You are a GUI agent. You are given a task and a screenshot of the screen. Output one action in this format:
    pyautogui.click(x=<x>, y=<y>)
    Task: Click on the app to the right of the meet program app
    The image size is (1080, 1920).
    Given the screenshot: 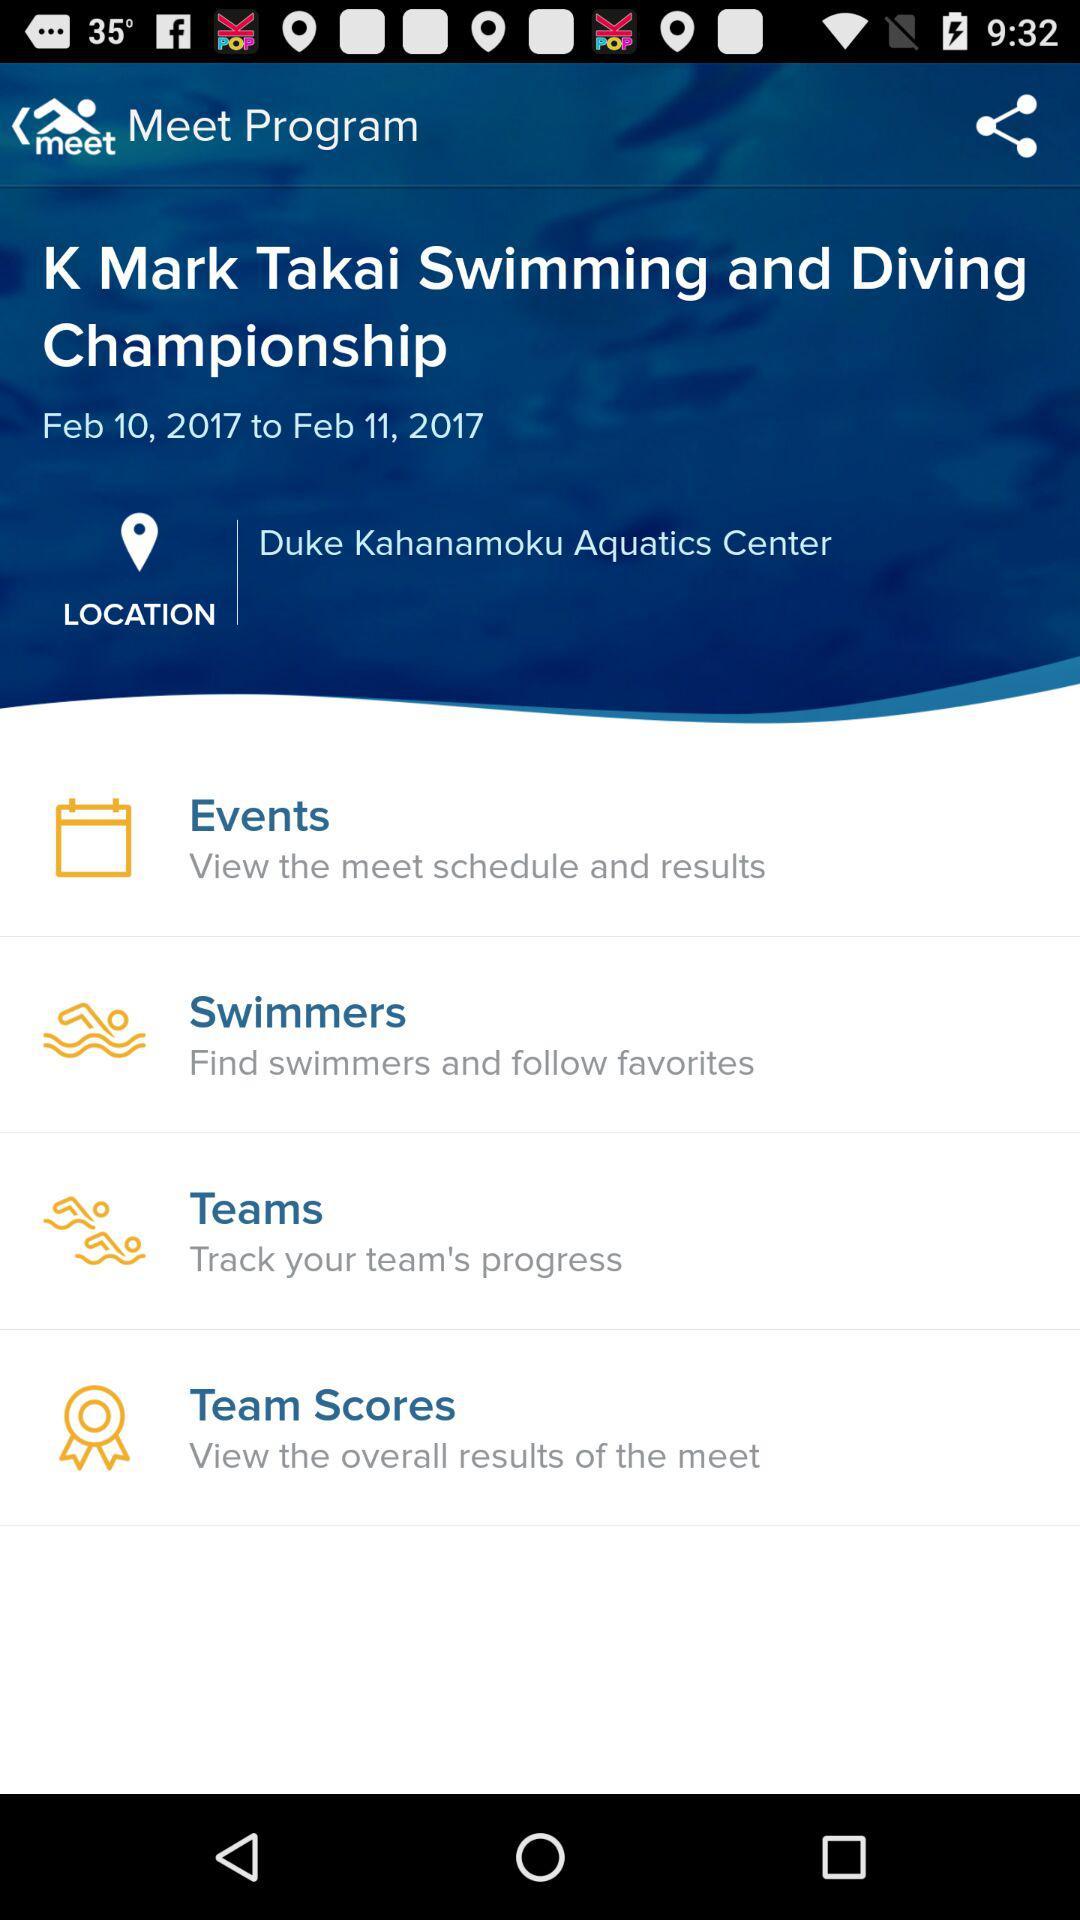 What is the action you would take?
    pyautogui.click(x=1006, y=124)
    